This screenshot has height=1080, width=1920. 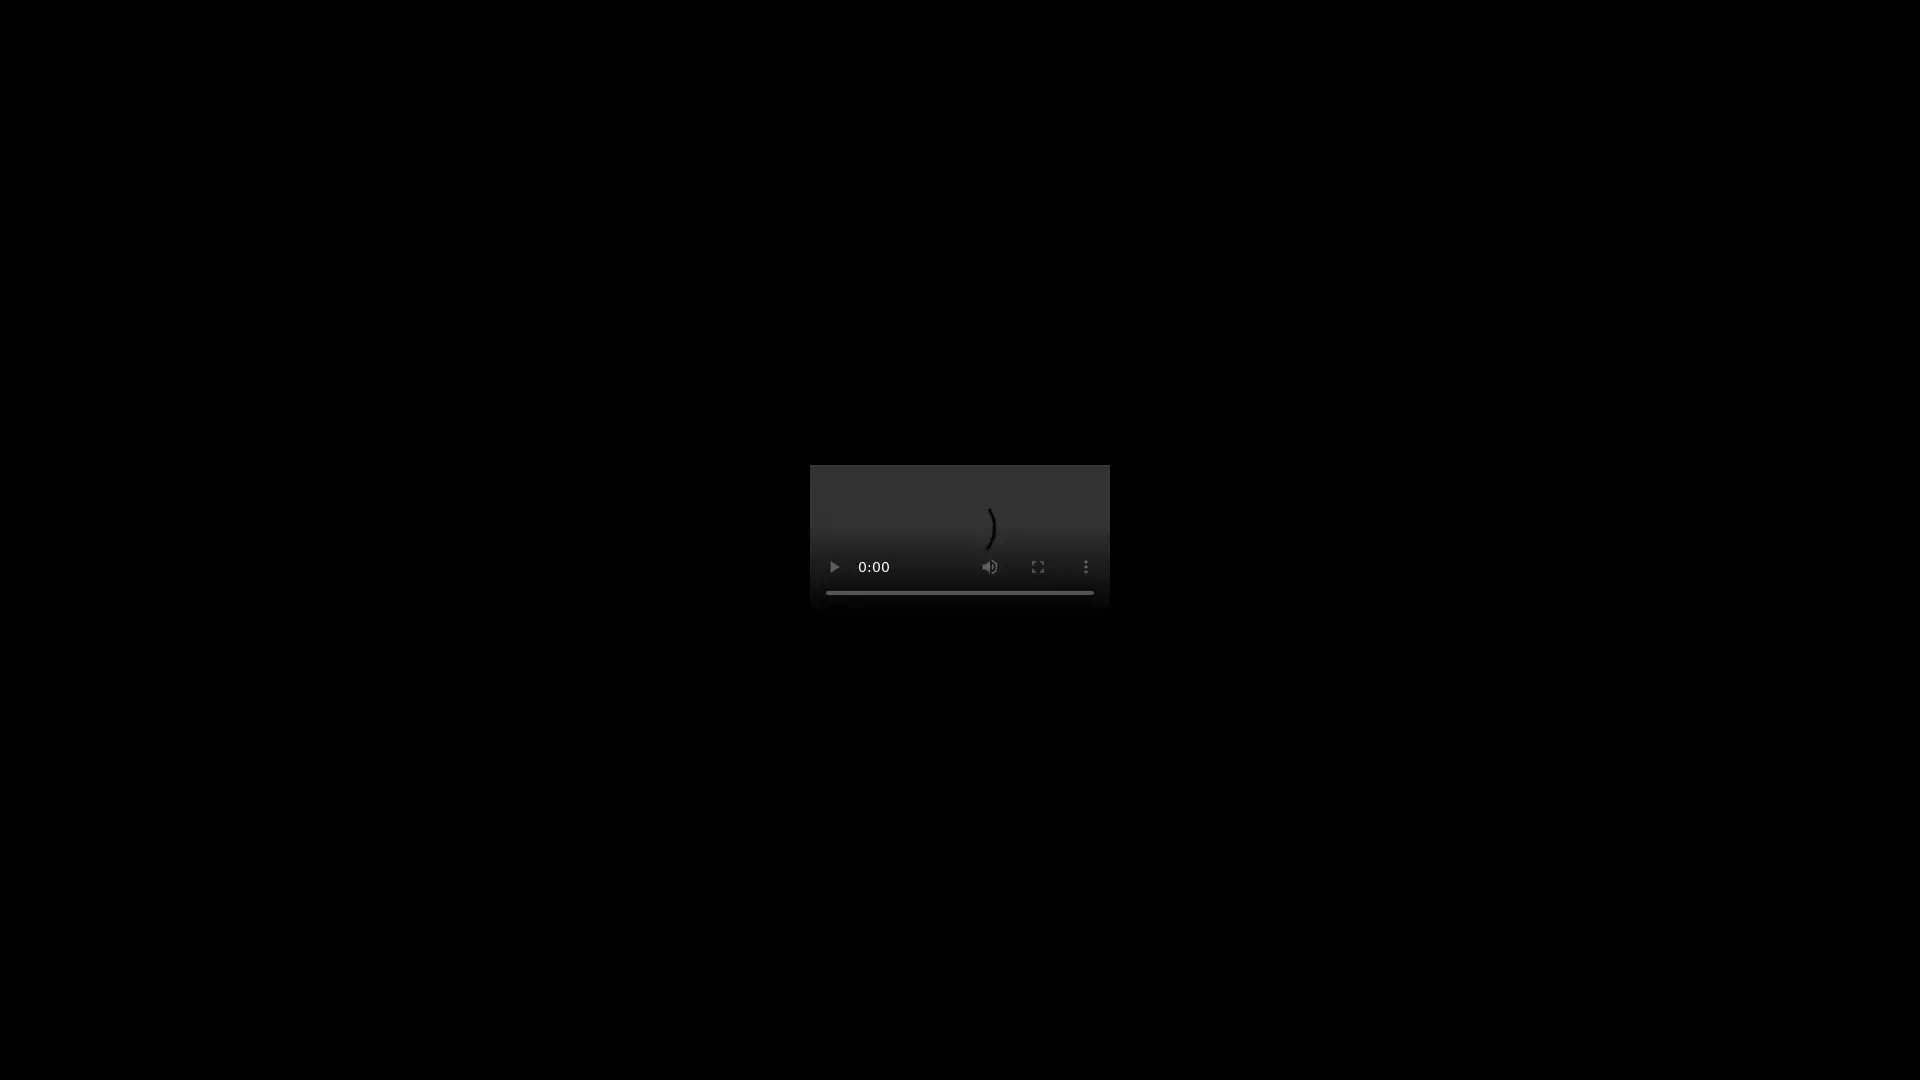 I want to click on show more media controls, so click(x=1084, y=567).